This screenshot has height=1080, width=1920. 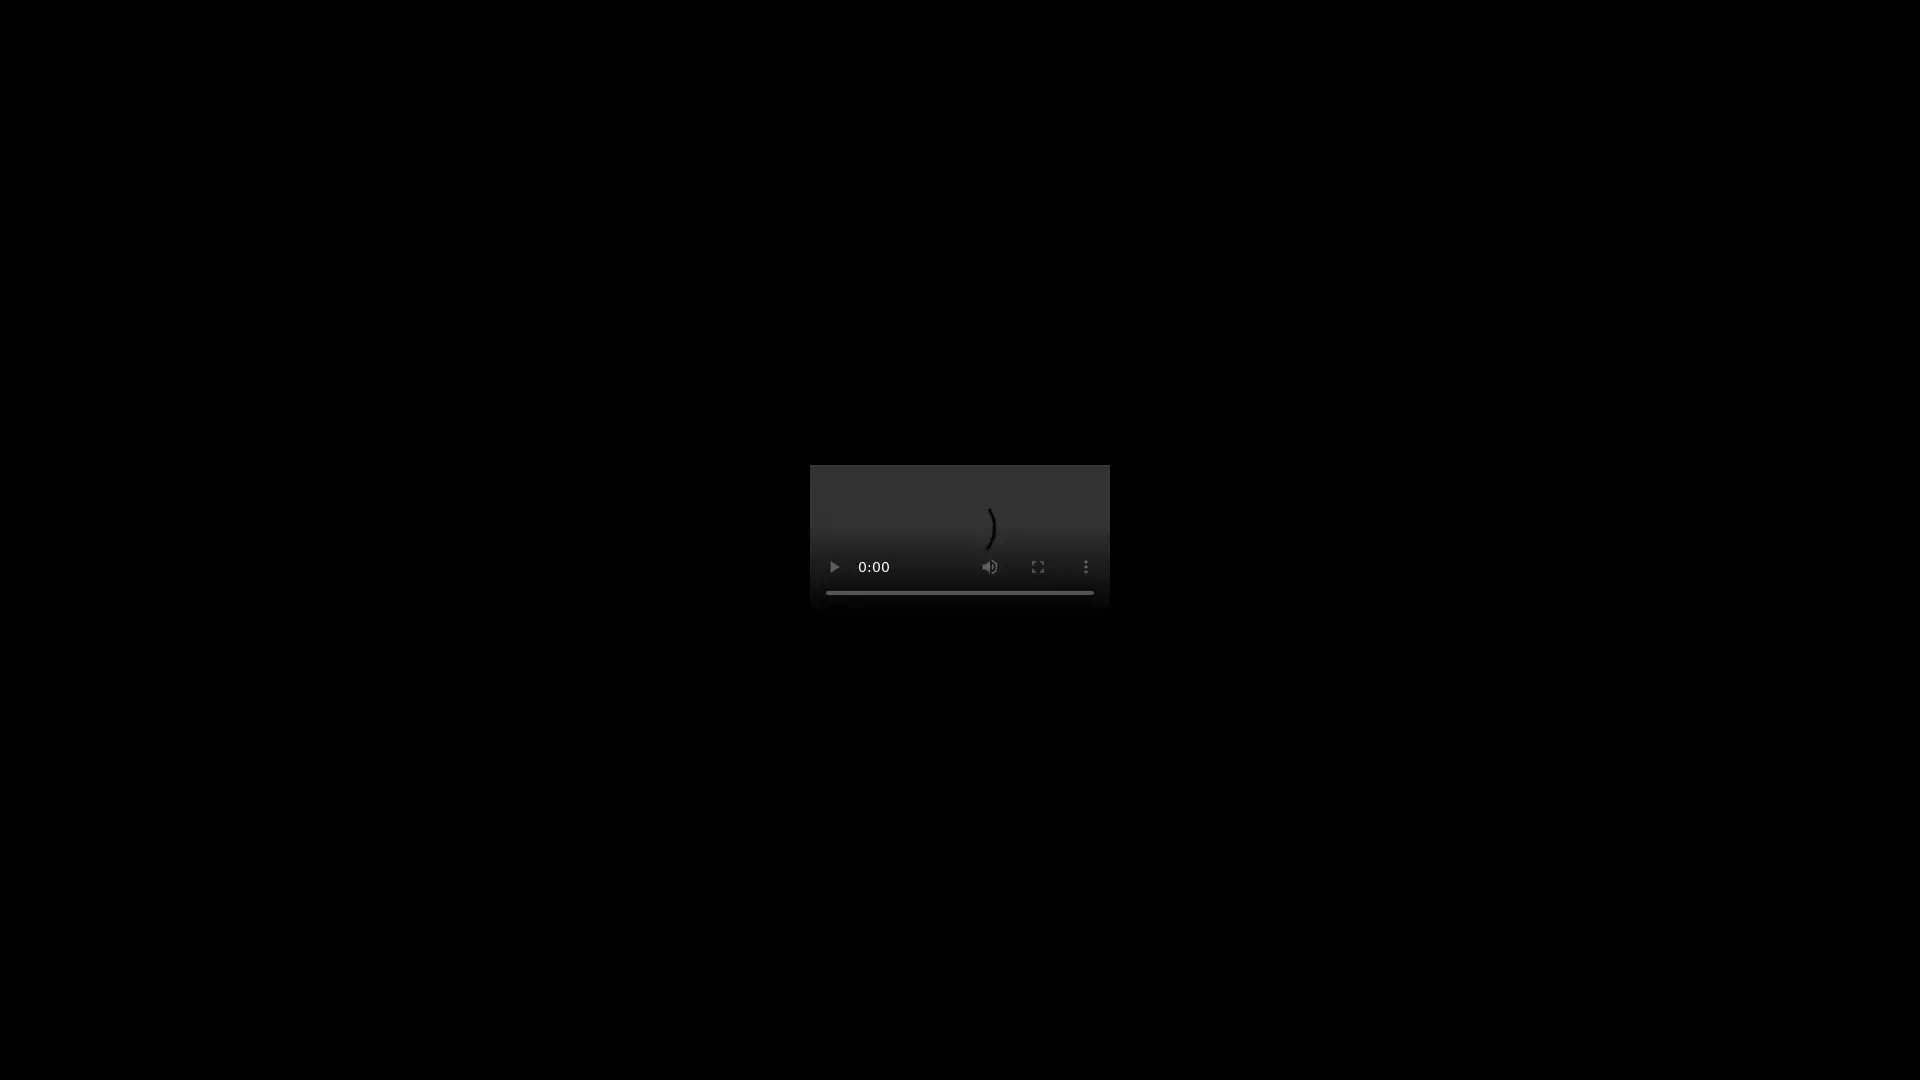 I want to click on show more media controls, so click(x=1084, y=567).